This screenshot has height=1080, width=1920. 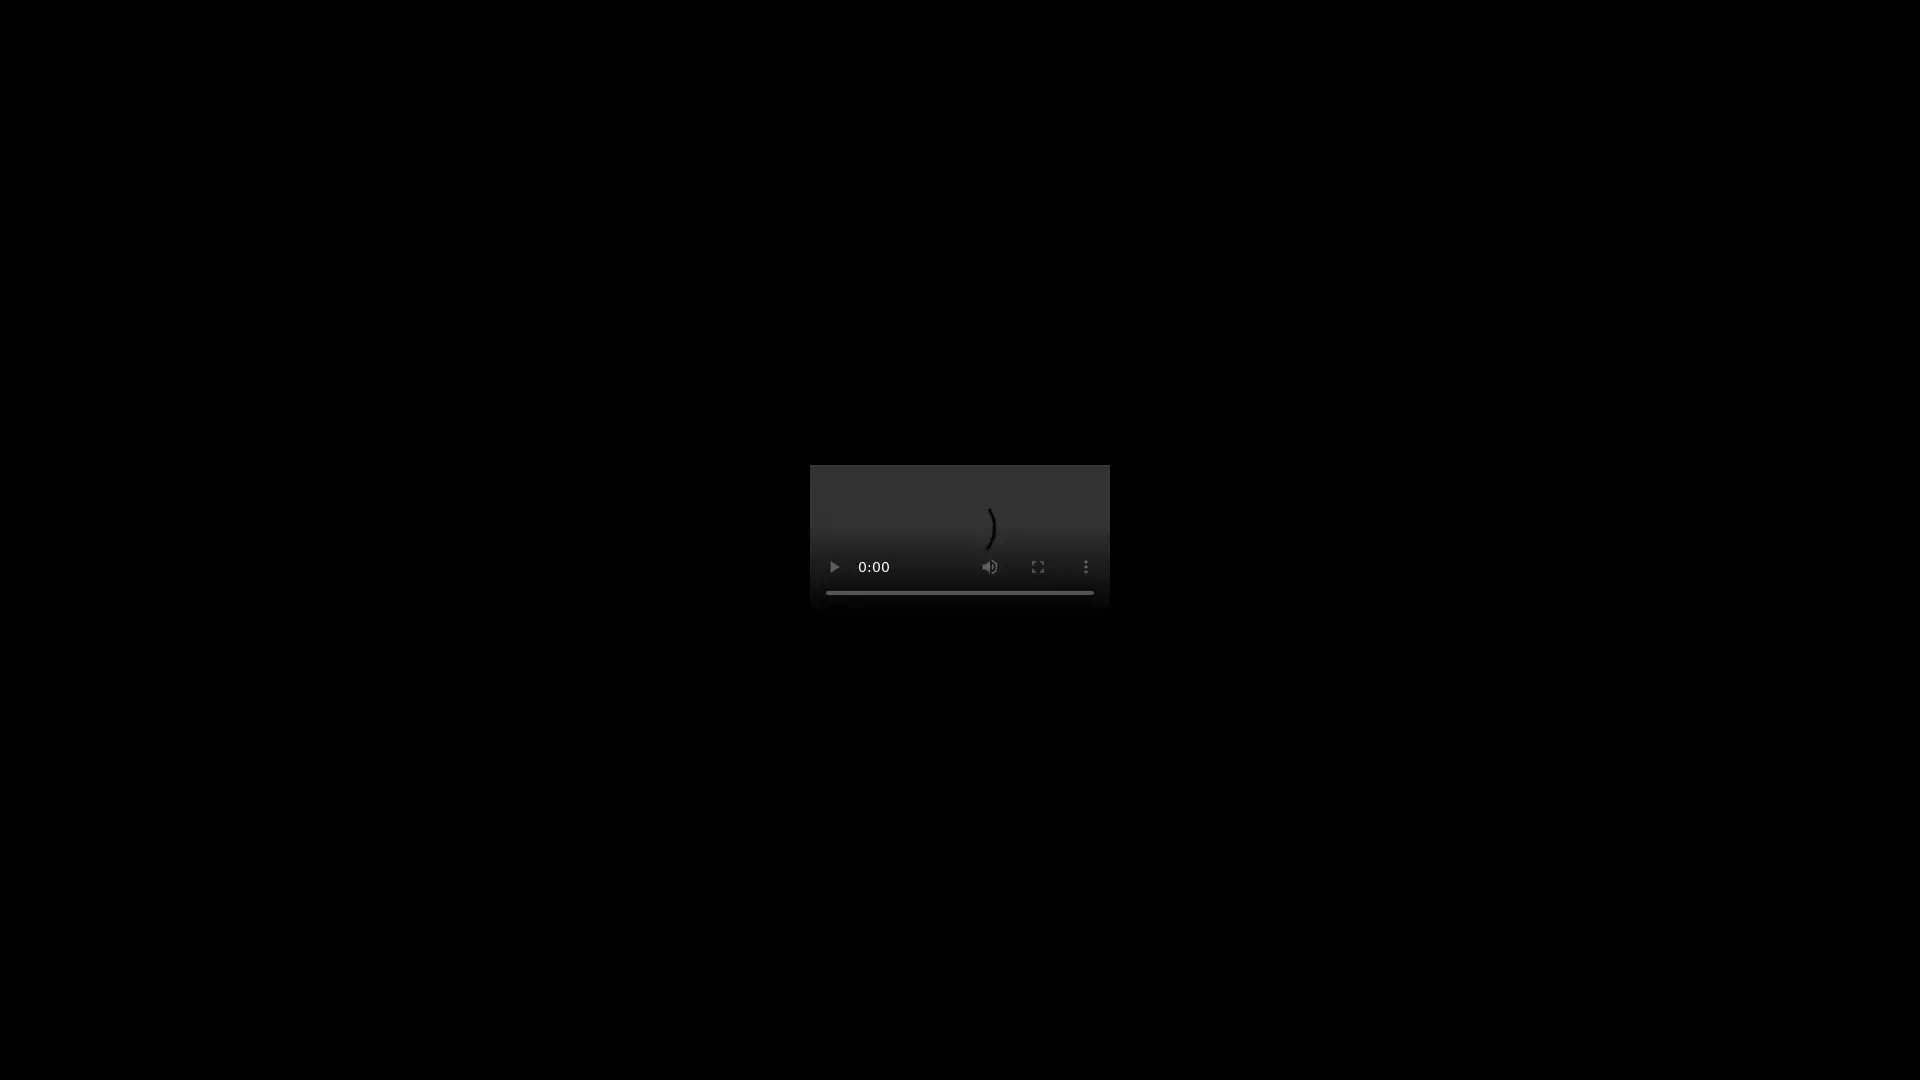 I want to click on show more media controls, so click(x=1084, y=567).